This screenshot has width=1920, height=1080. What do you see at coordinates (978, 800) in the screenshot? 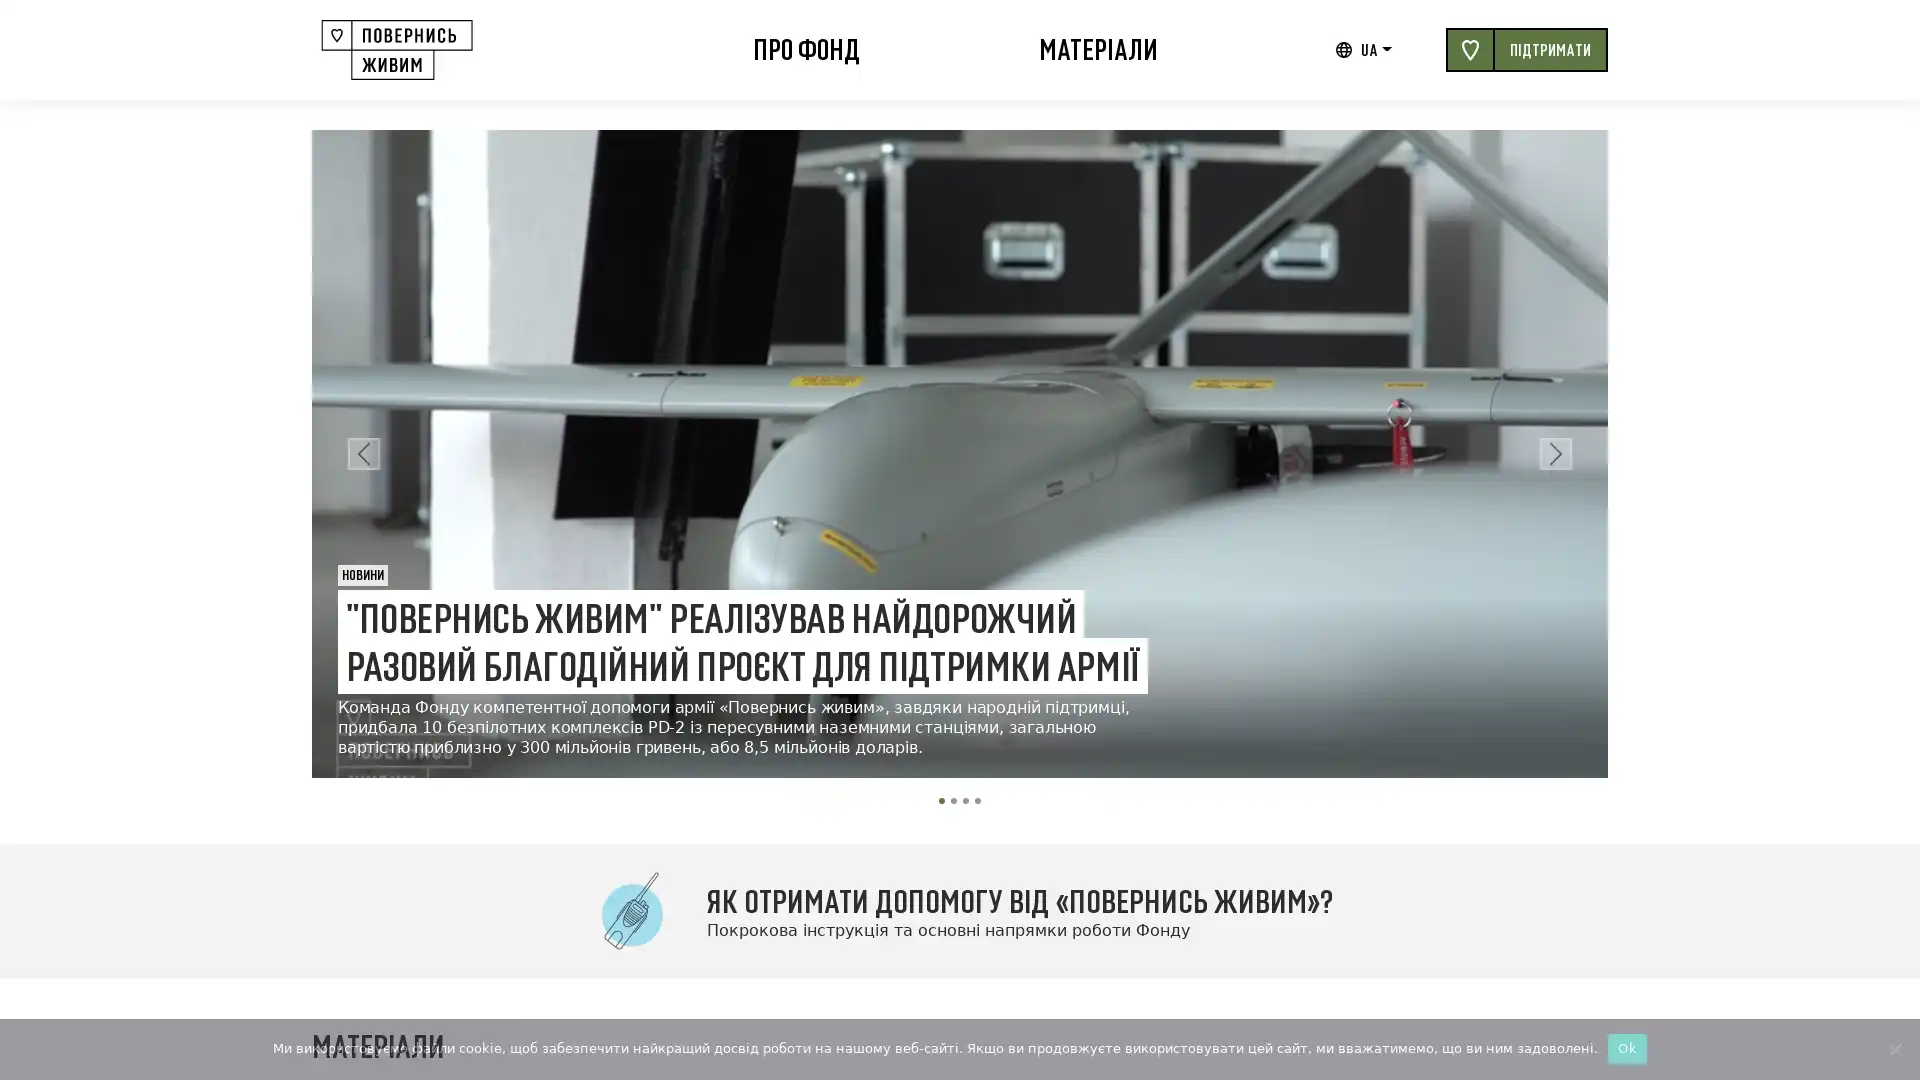
I see `3` at bounding box center [978, 800].